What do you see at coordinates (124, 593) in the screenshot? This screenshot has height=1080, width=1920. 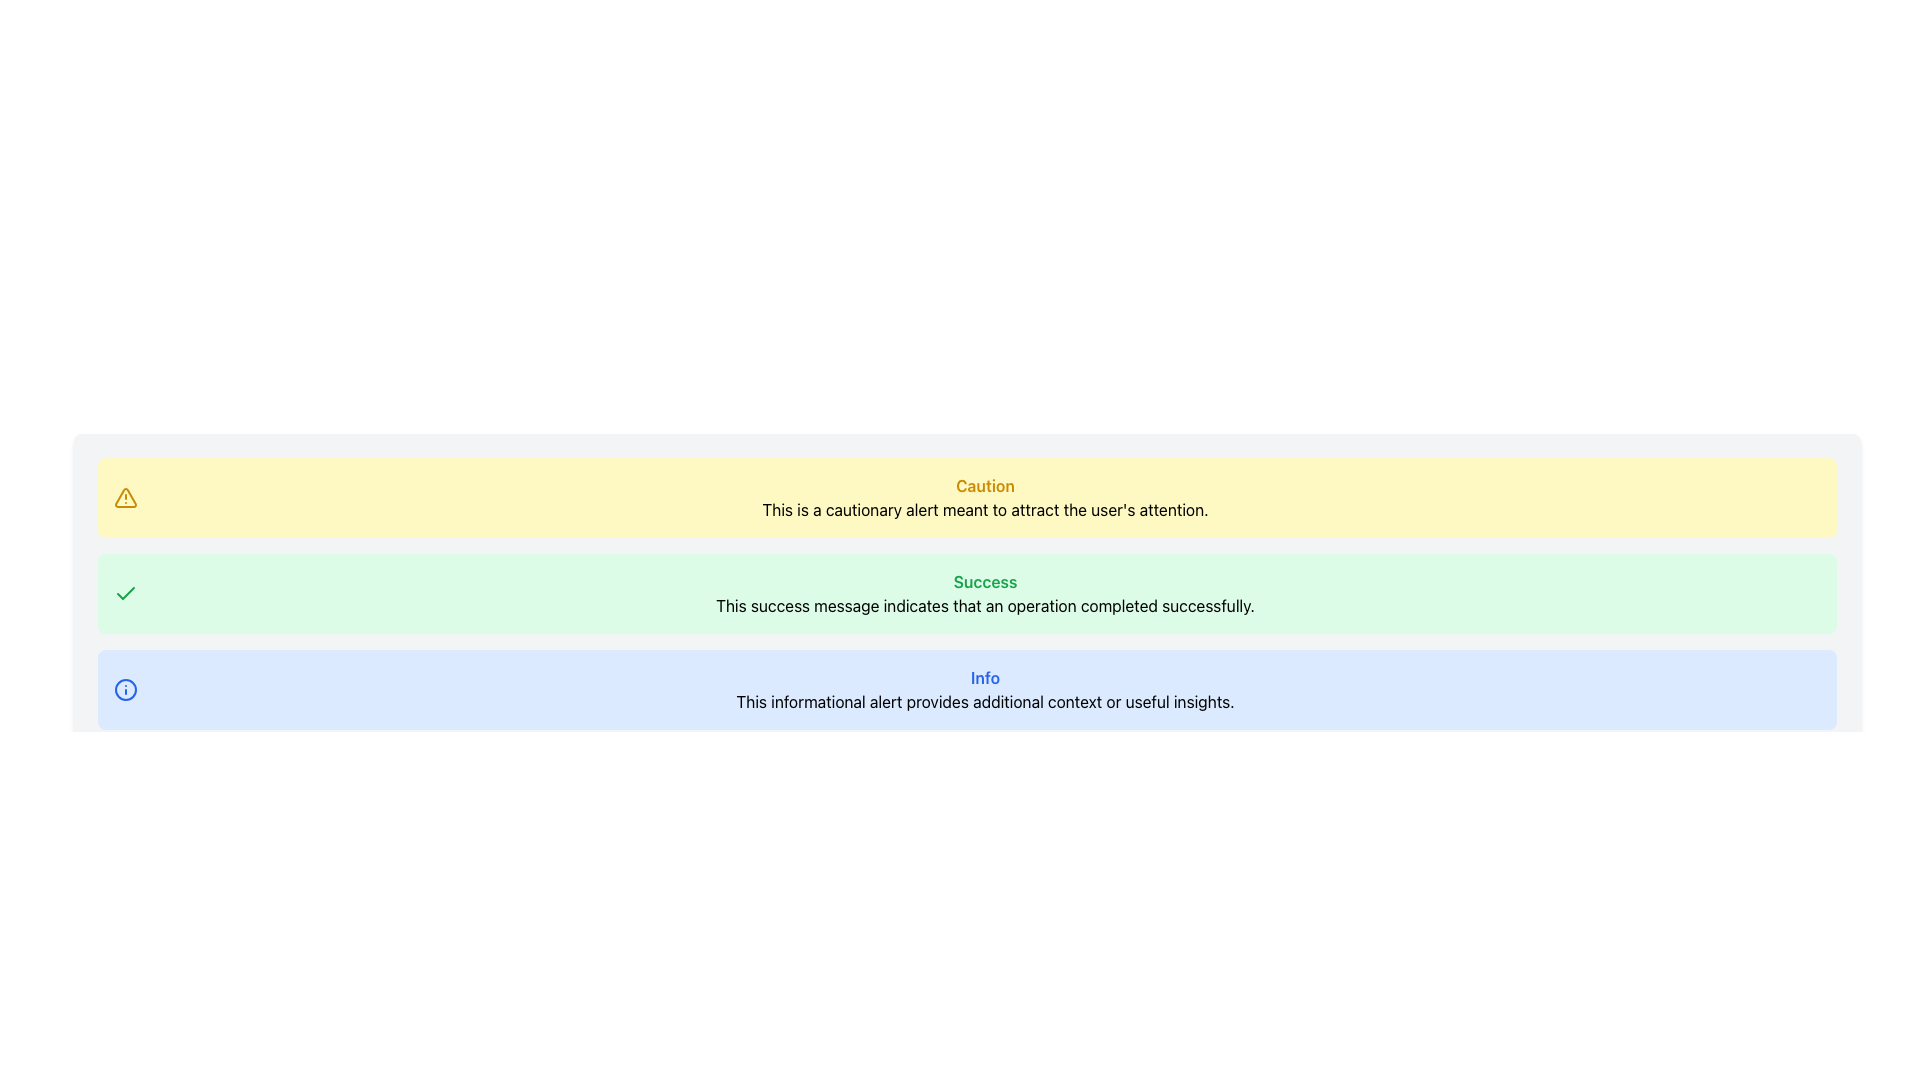 I see `the small green check icon, which signifies success, located at the beginning of the green background success message card` at bounding box center [124, 593].